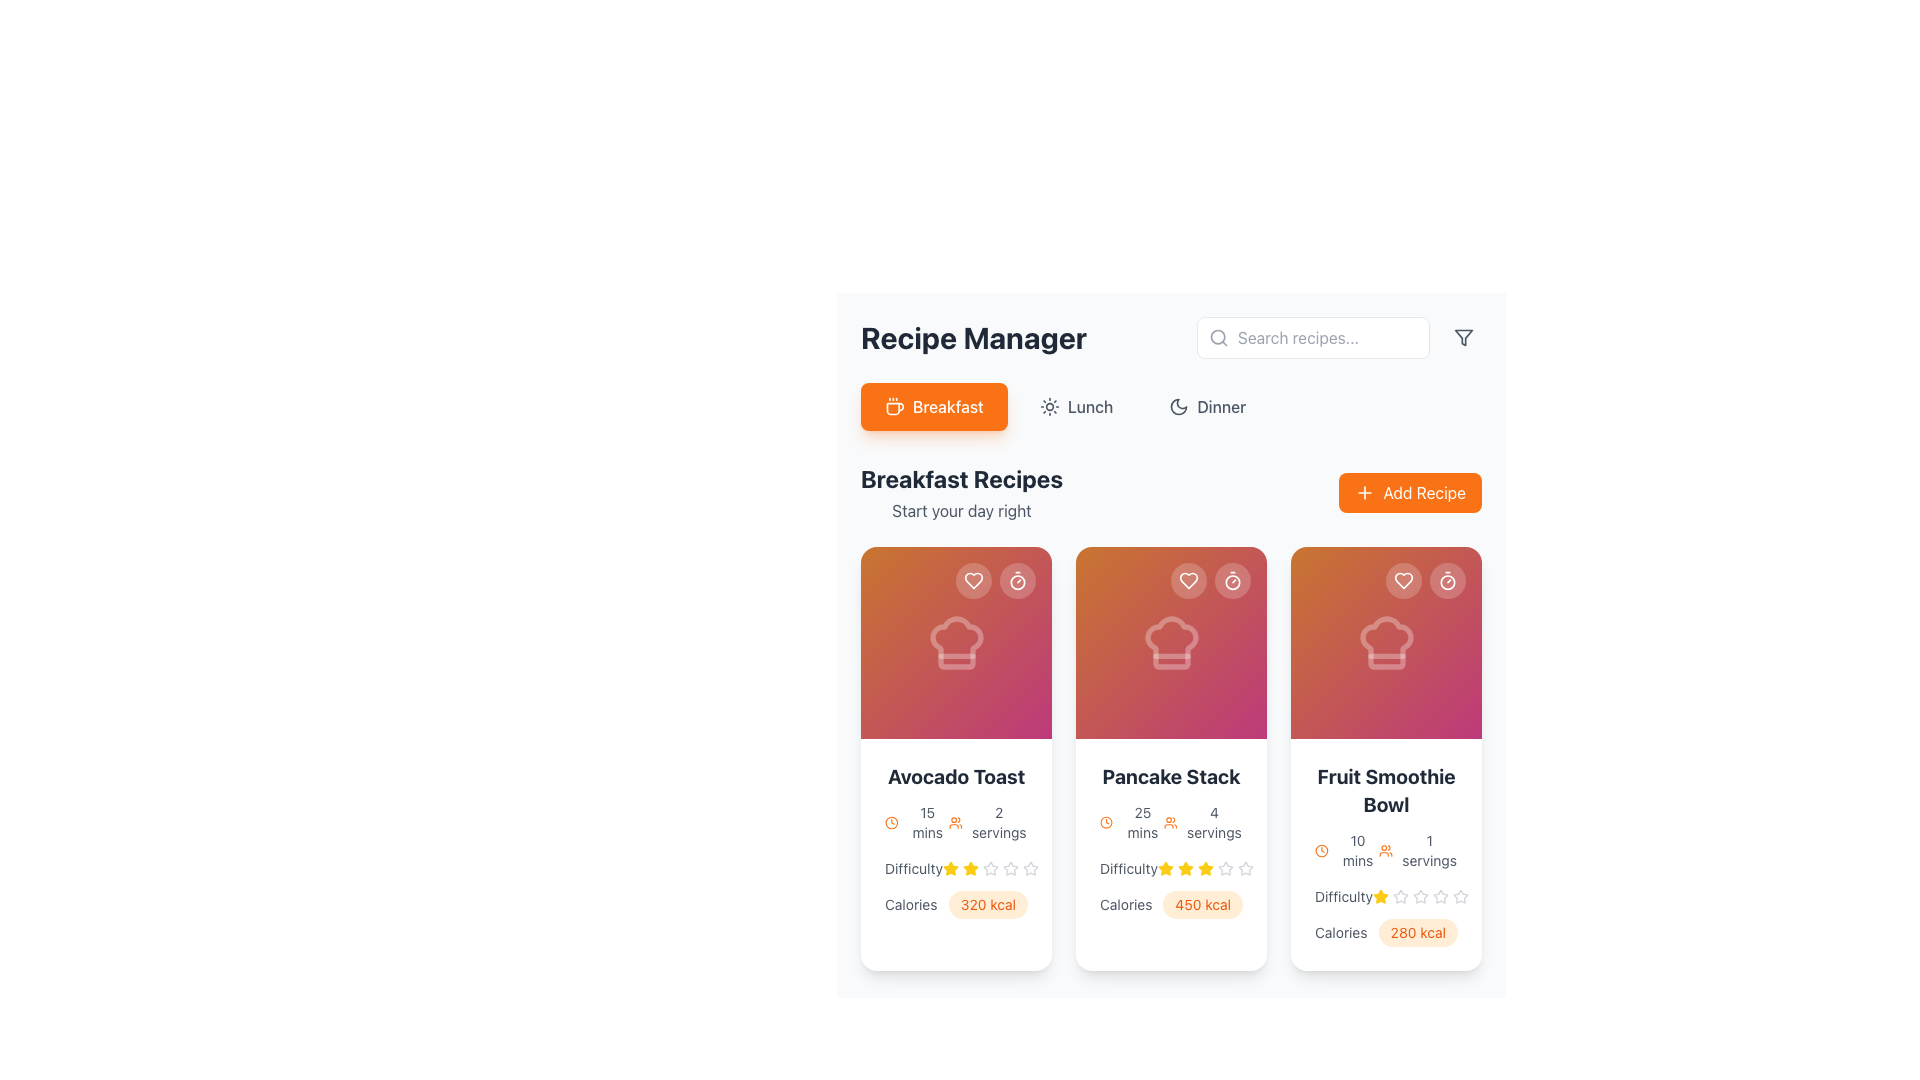 Image resolution: width=1920 pixels, height=1080 pixels. I want to click on the small, yellow five-pointed star icon, which is the third icon in a horizontal sequence of five yellow stars under the 'Difficulty' label on the 'Pancake Stack' recipe card, so click(1185, 867).